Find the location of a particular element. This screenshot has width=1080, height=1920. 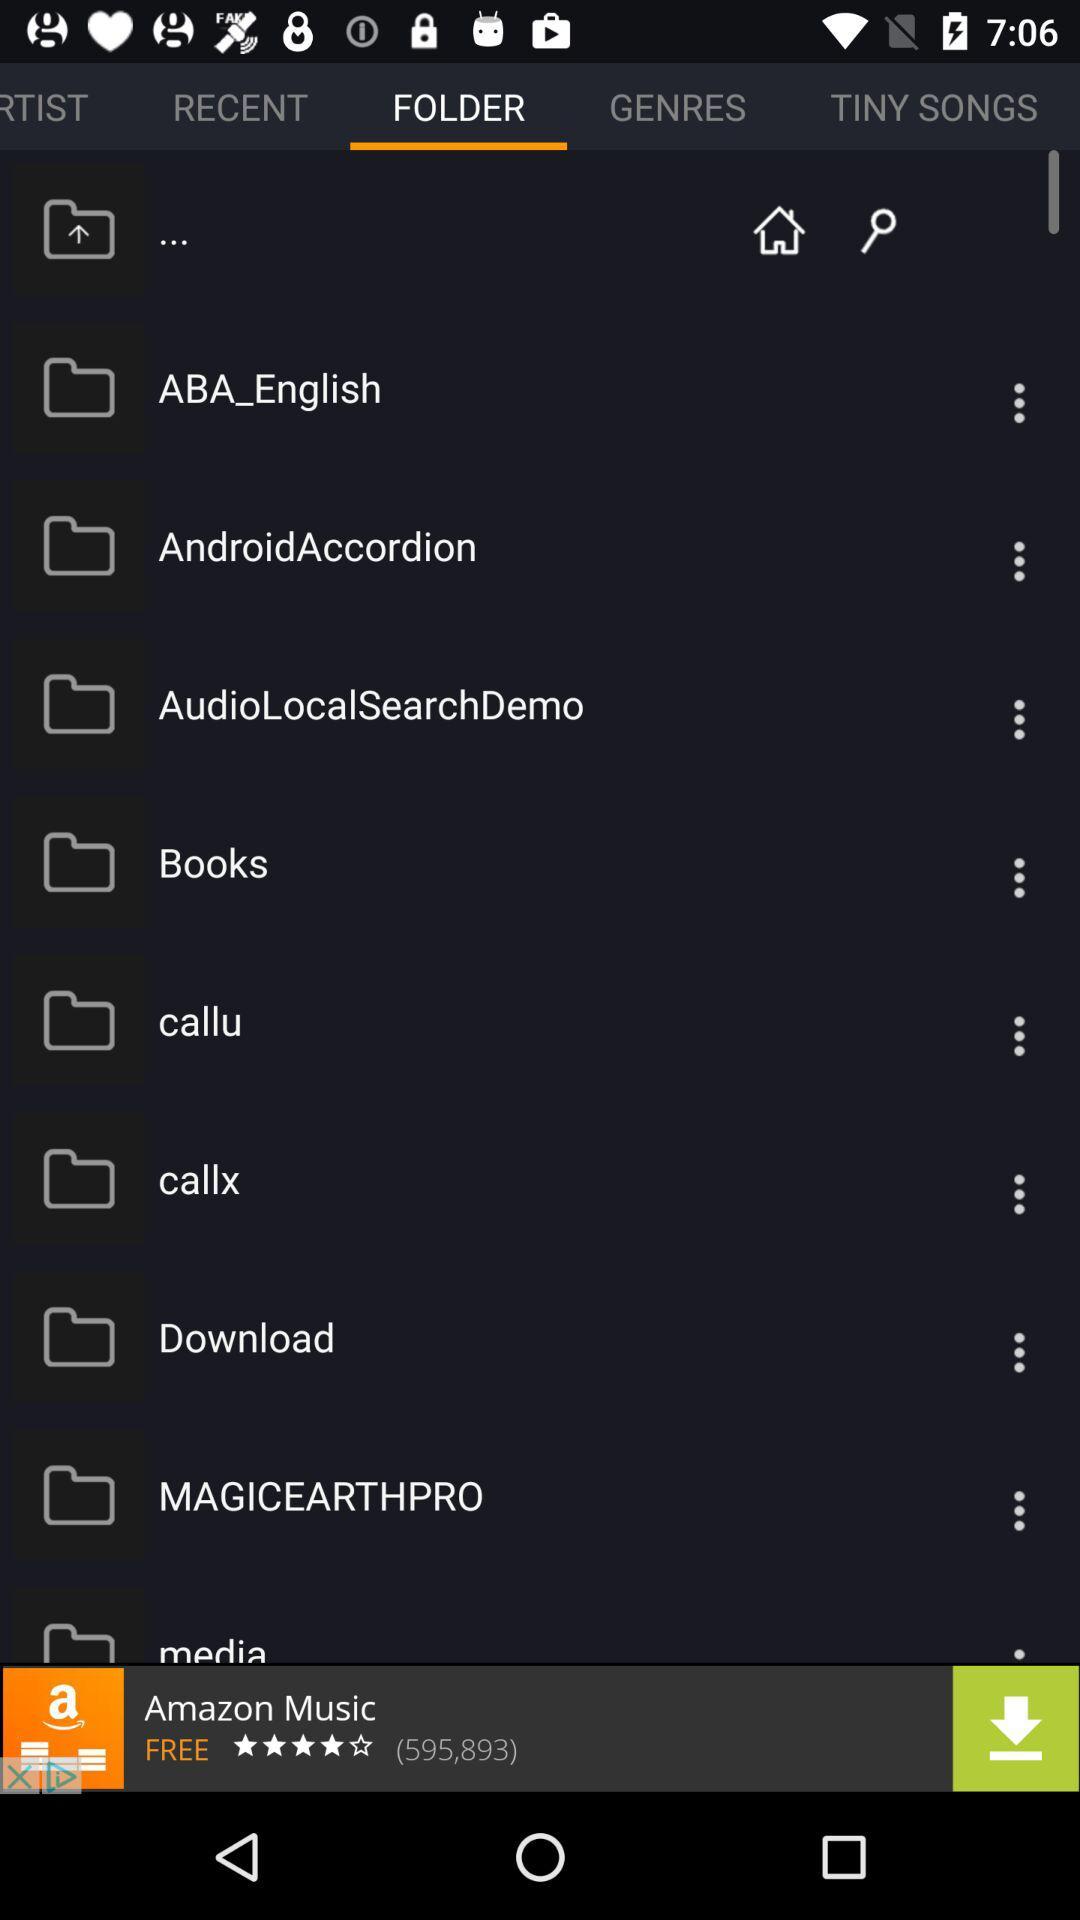

click on advertisement below is located at coordinates (540, 1727).